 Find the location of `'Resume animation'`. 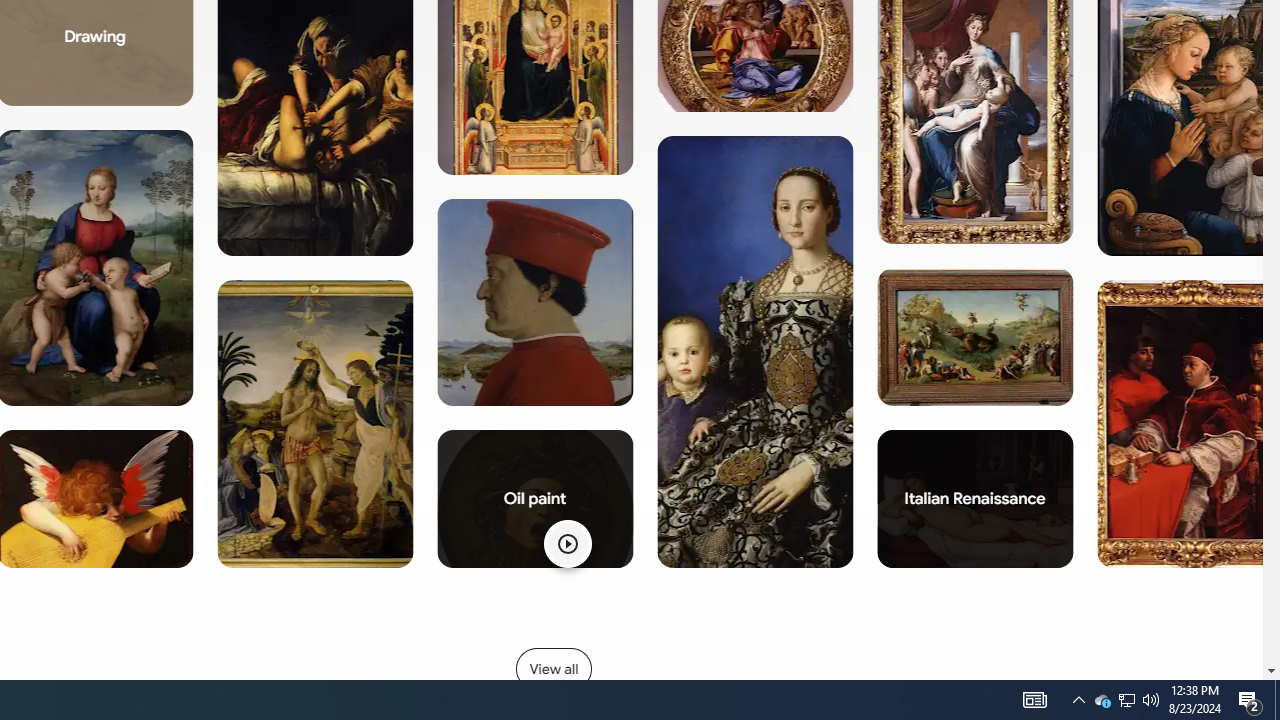

'Resume animation' is located at coordinates (566, 543).